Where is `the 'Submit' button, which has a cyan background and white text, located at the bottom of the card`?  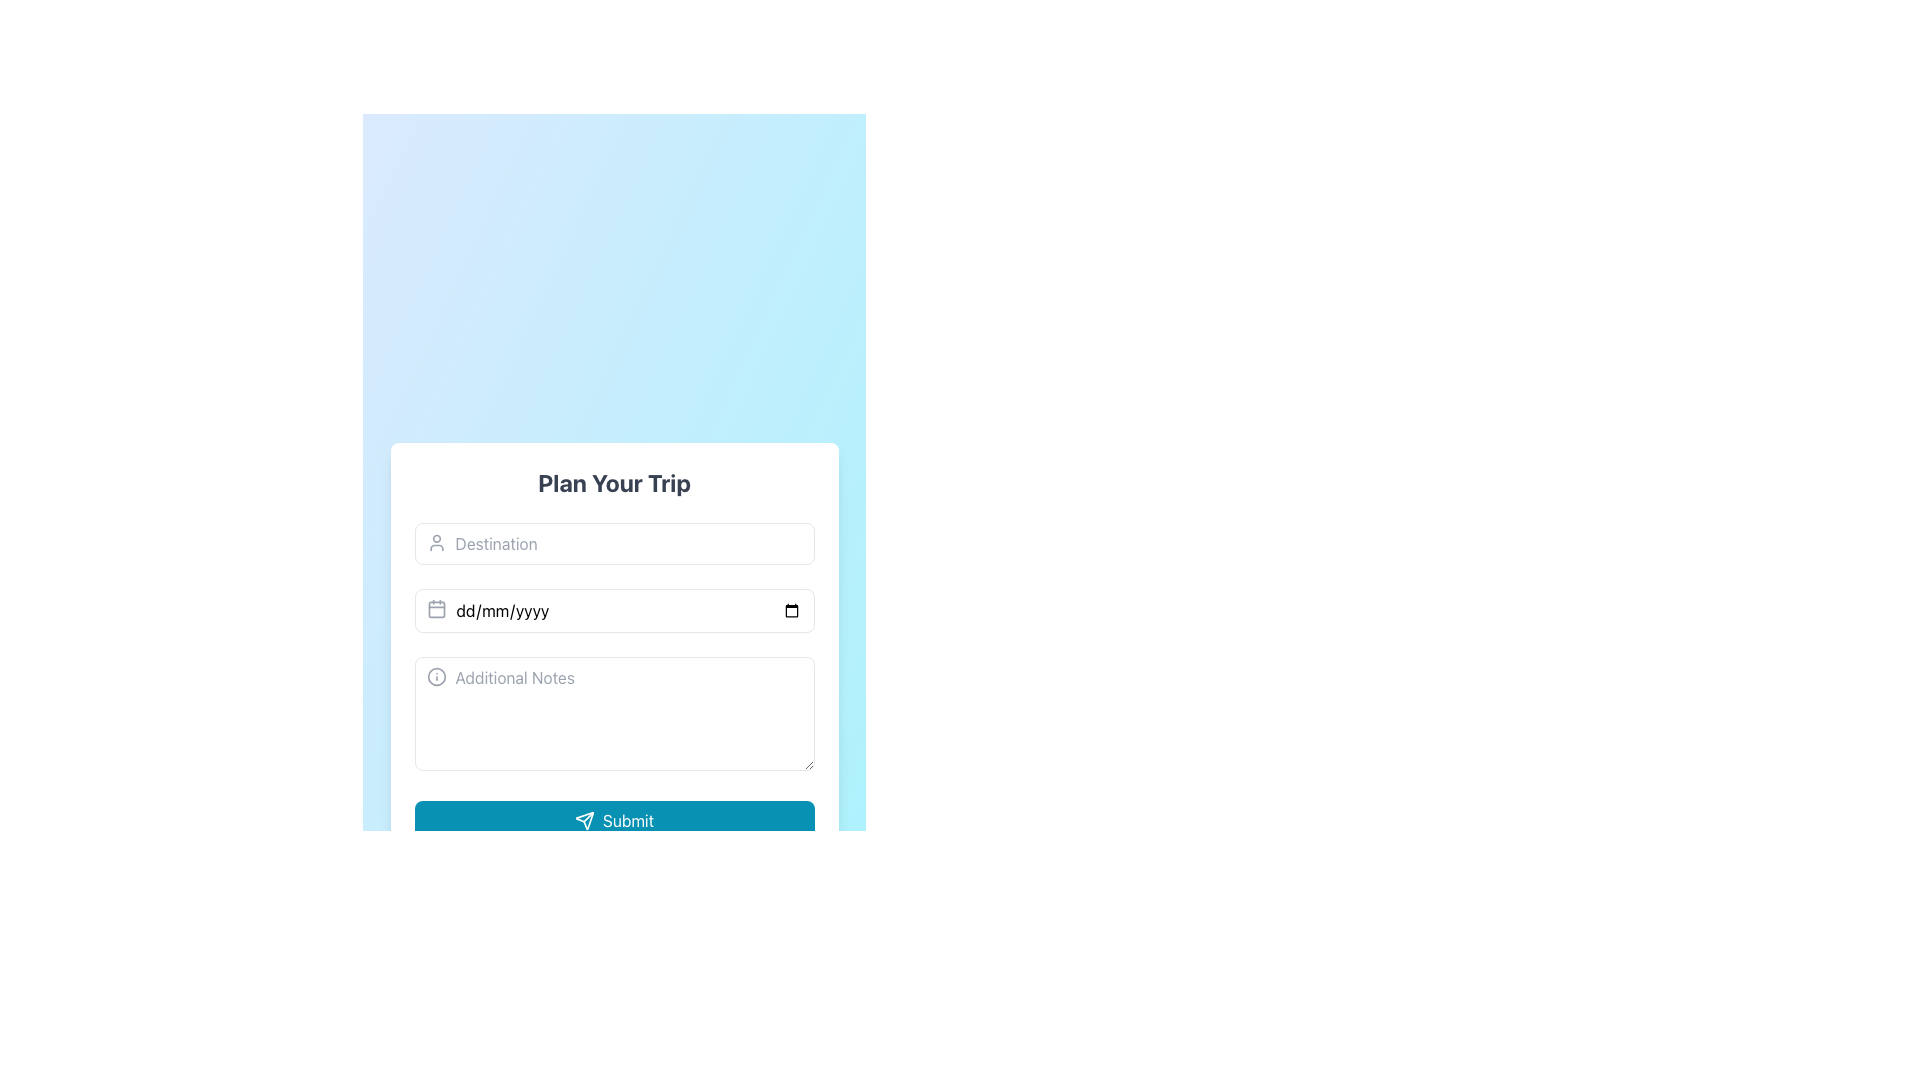 the 'Submit' button, which has a cyan background and white text, located at the bottom of the card is located at coordinates (613, 821).